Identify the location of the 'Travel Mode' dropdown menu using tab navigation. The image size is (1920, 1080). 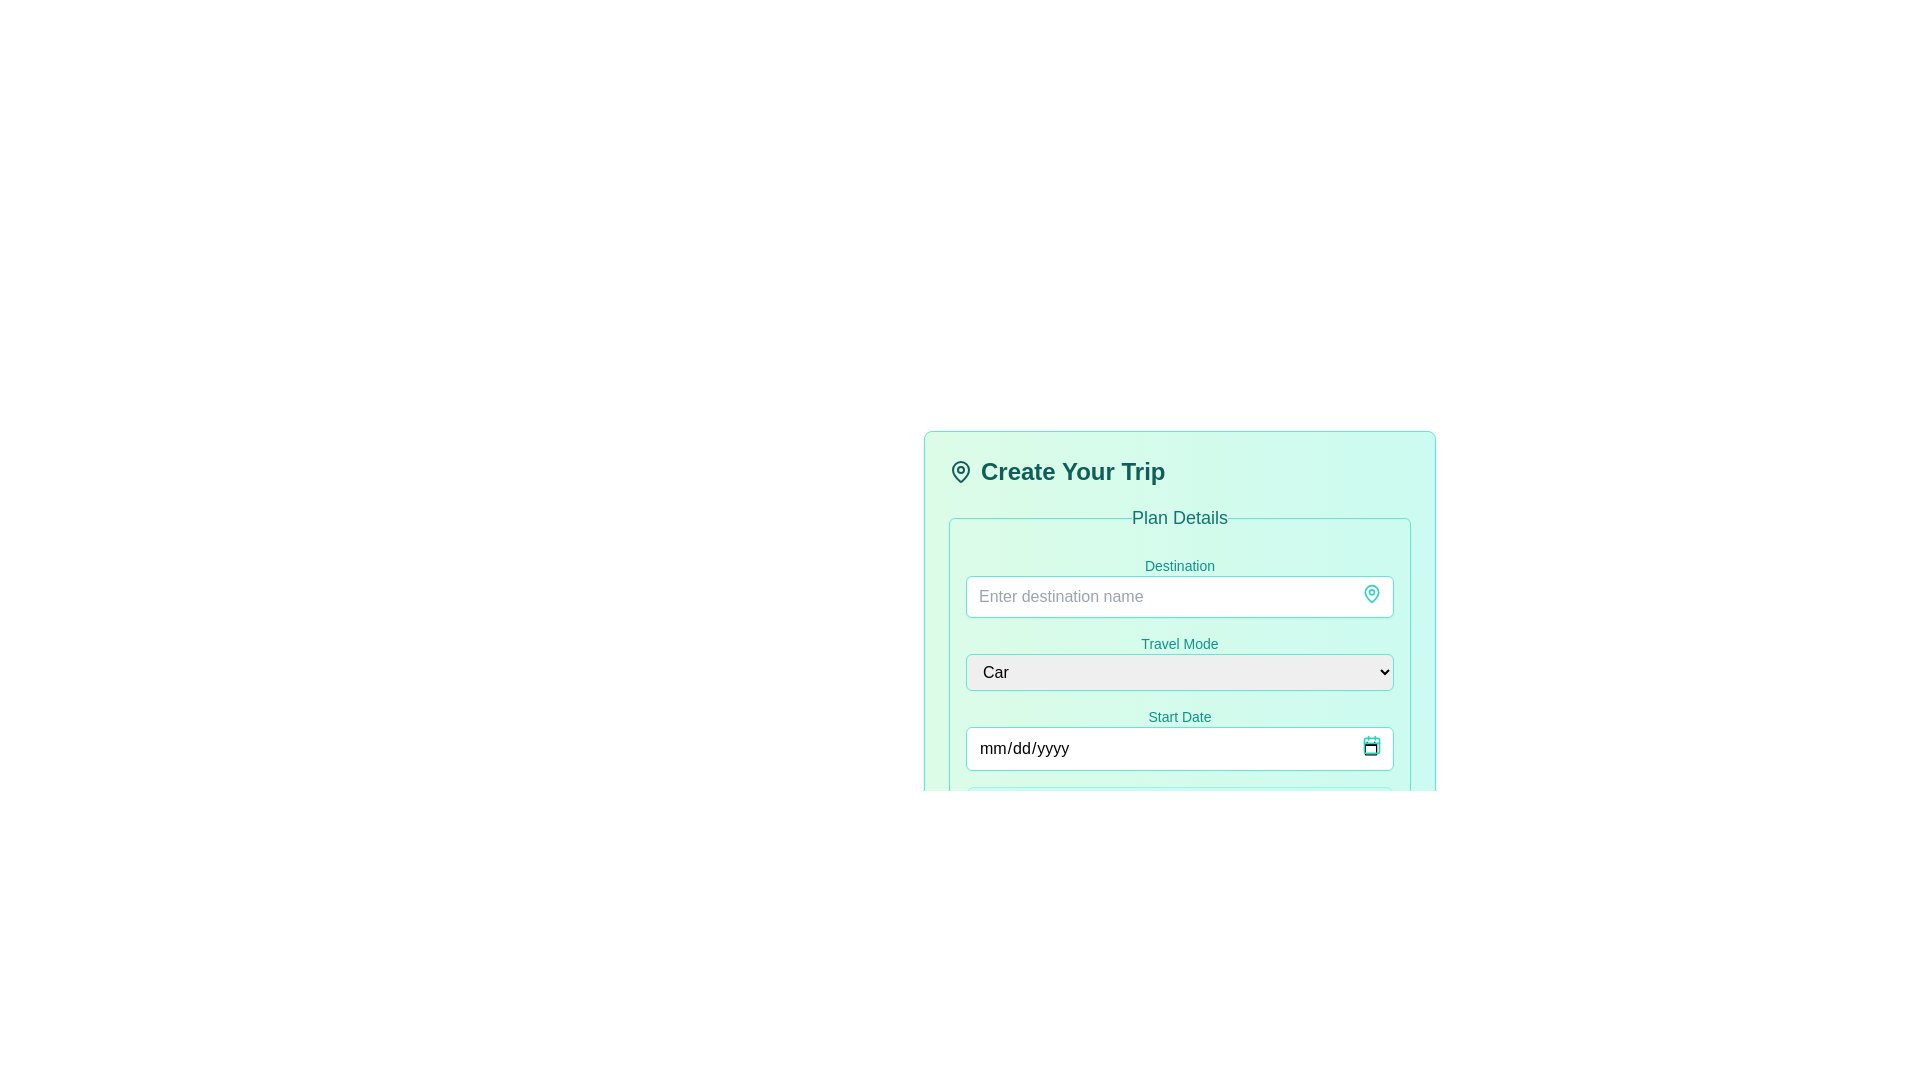
(1180, 662).